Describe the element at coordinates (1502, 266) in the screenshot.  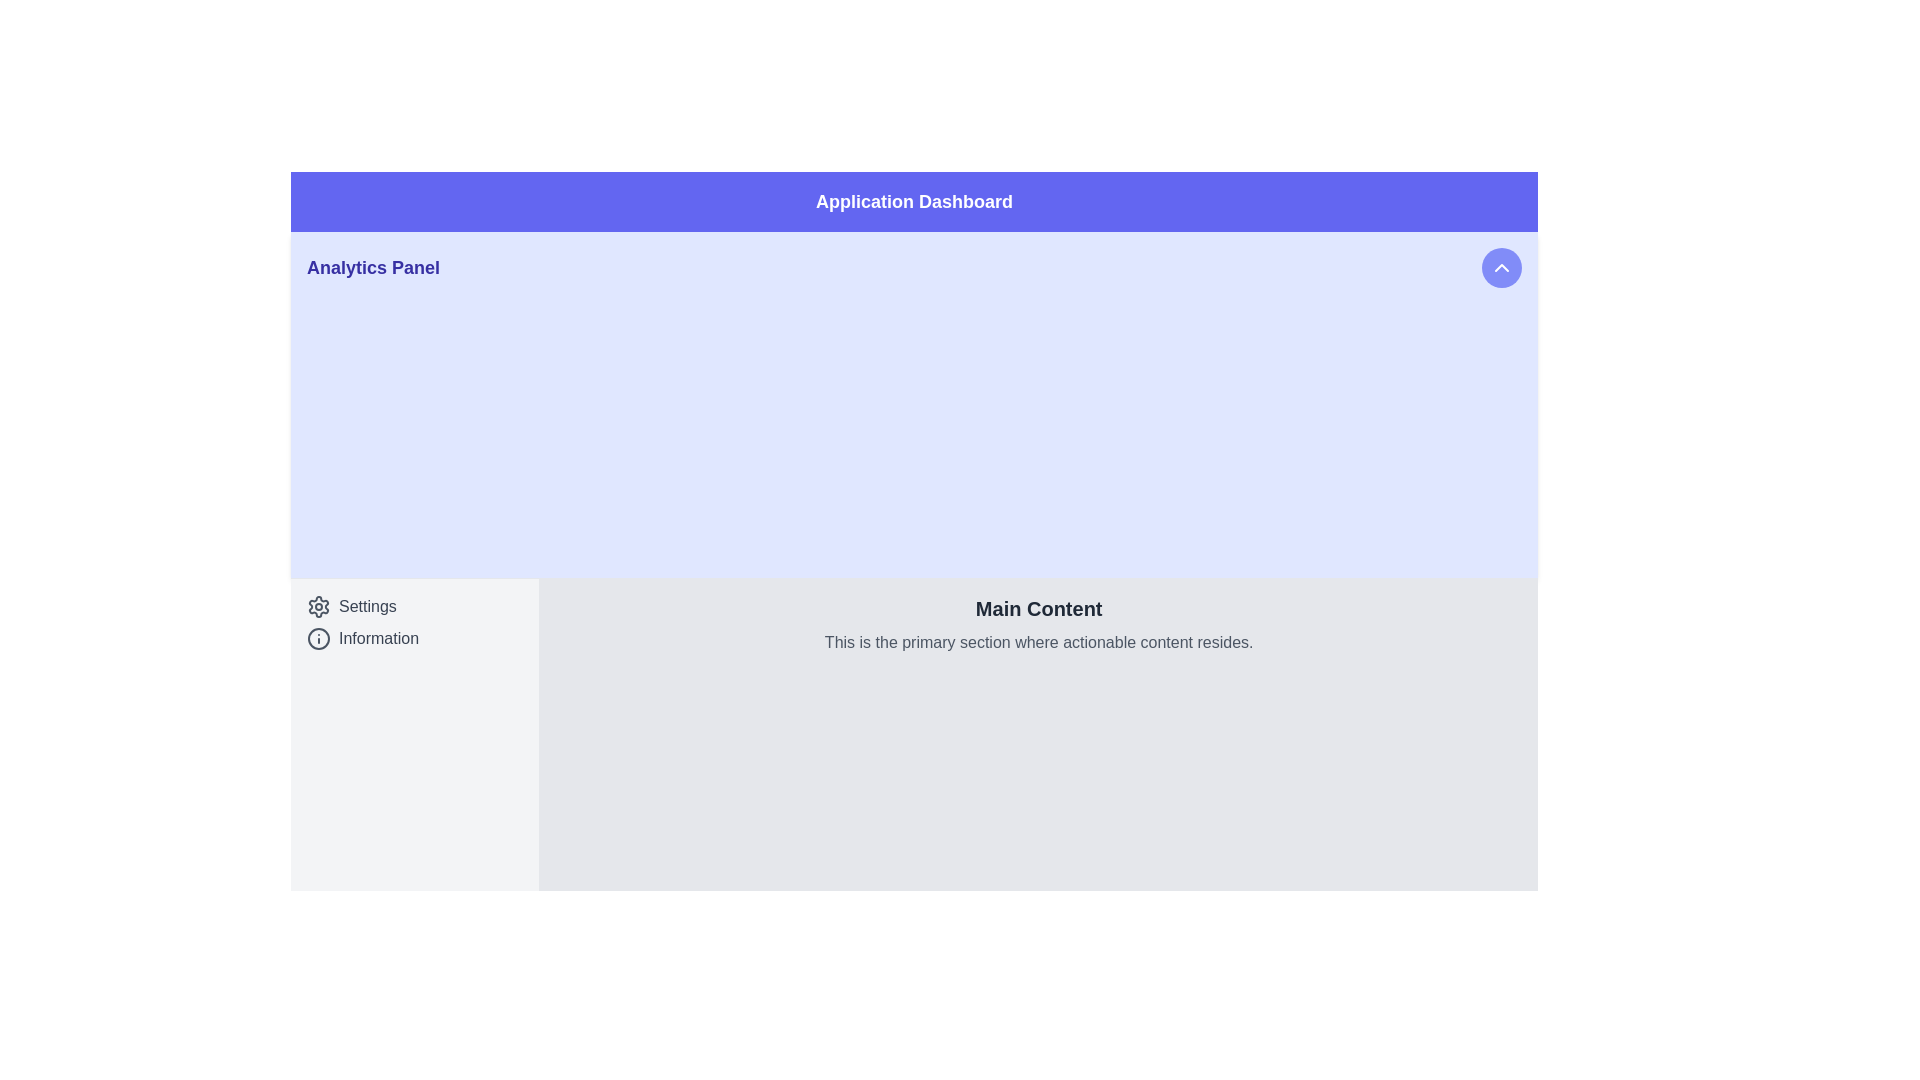
I see `the icon with a chevron symbol located in the top-right corner of the interface` at that location.